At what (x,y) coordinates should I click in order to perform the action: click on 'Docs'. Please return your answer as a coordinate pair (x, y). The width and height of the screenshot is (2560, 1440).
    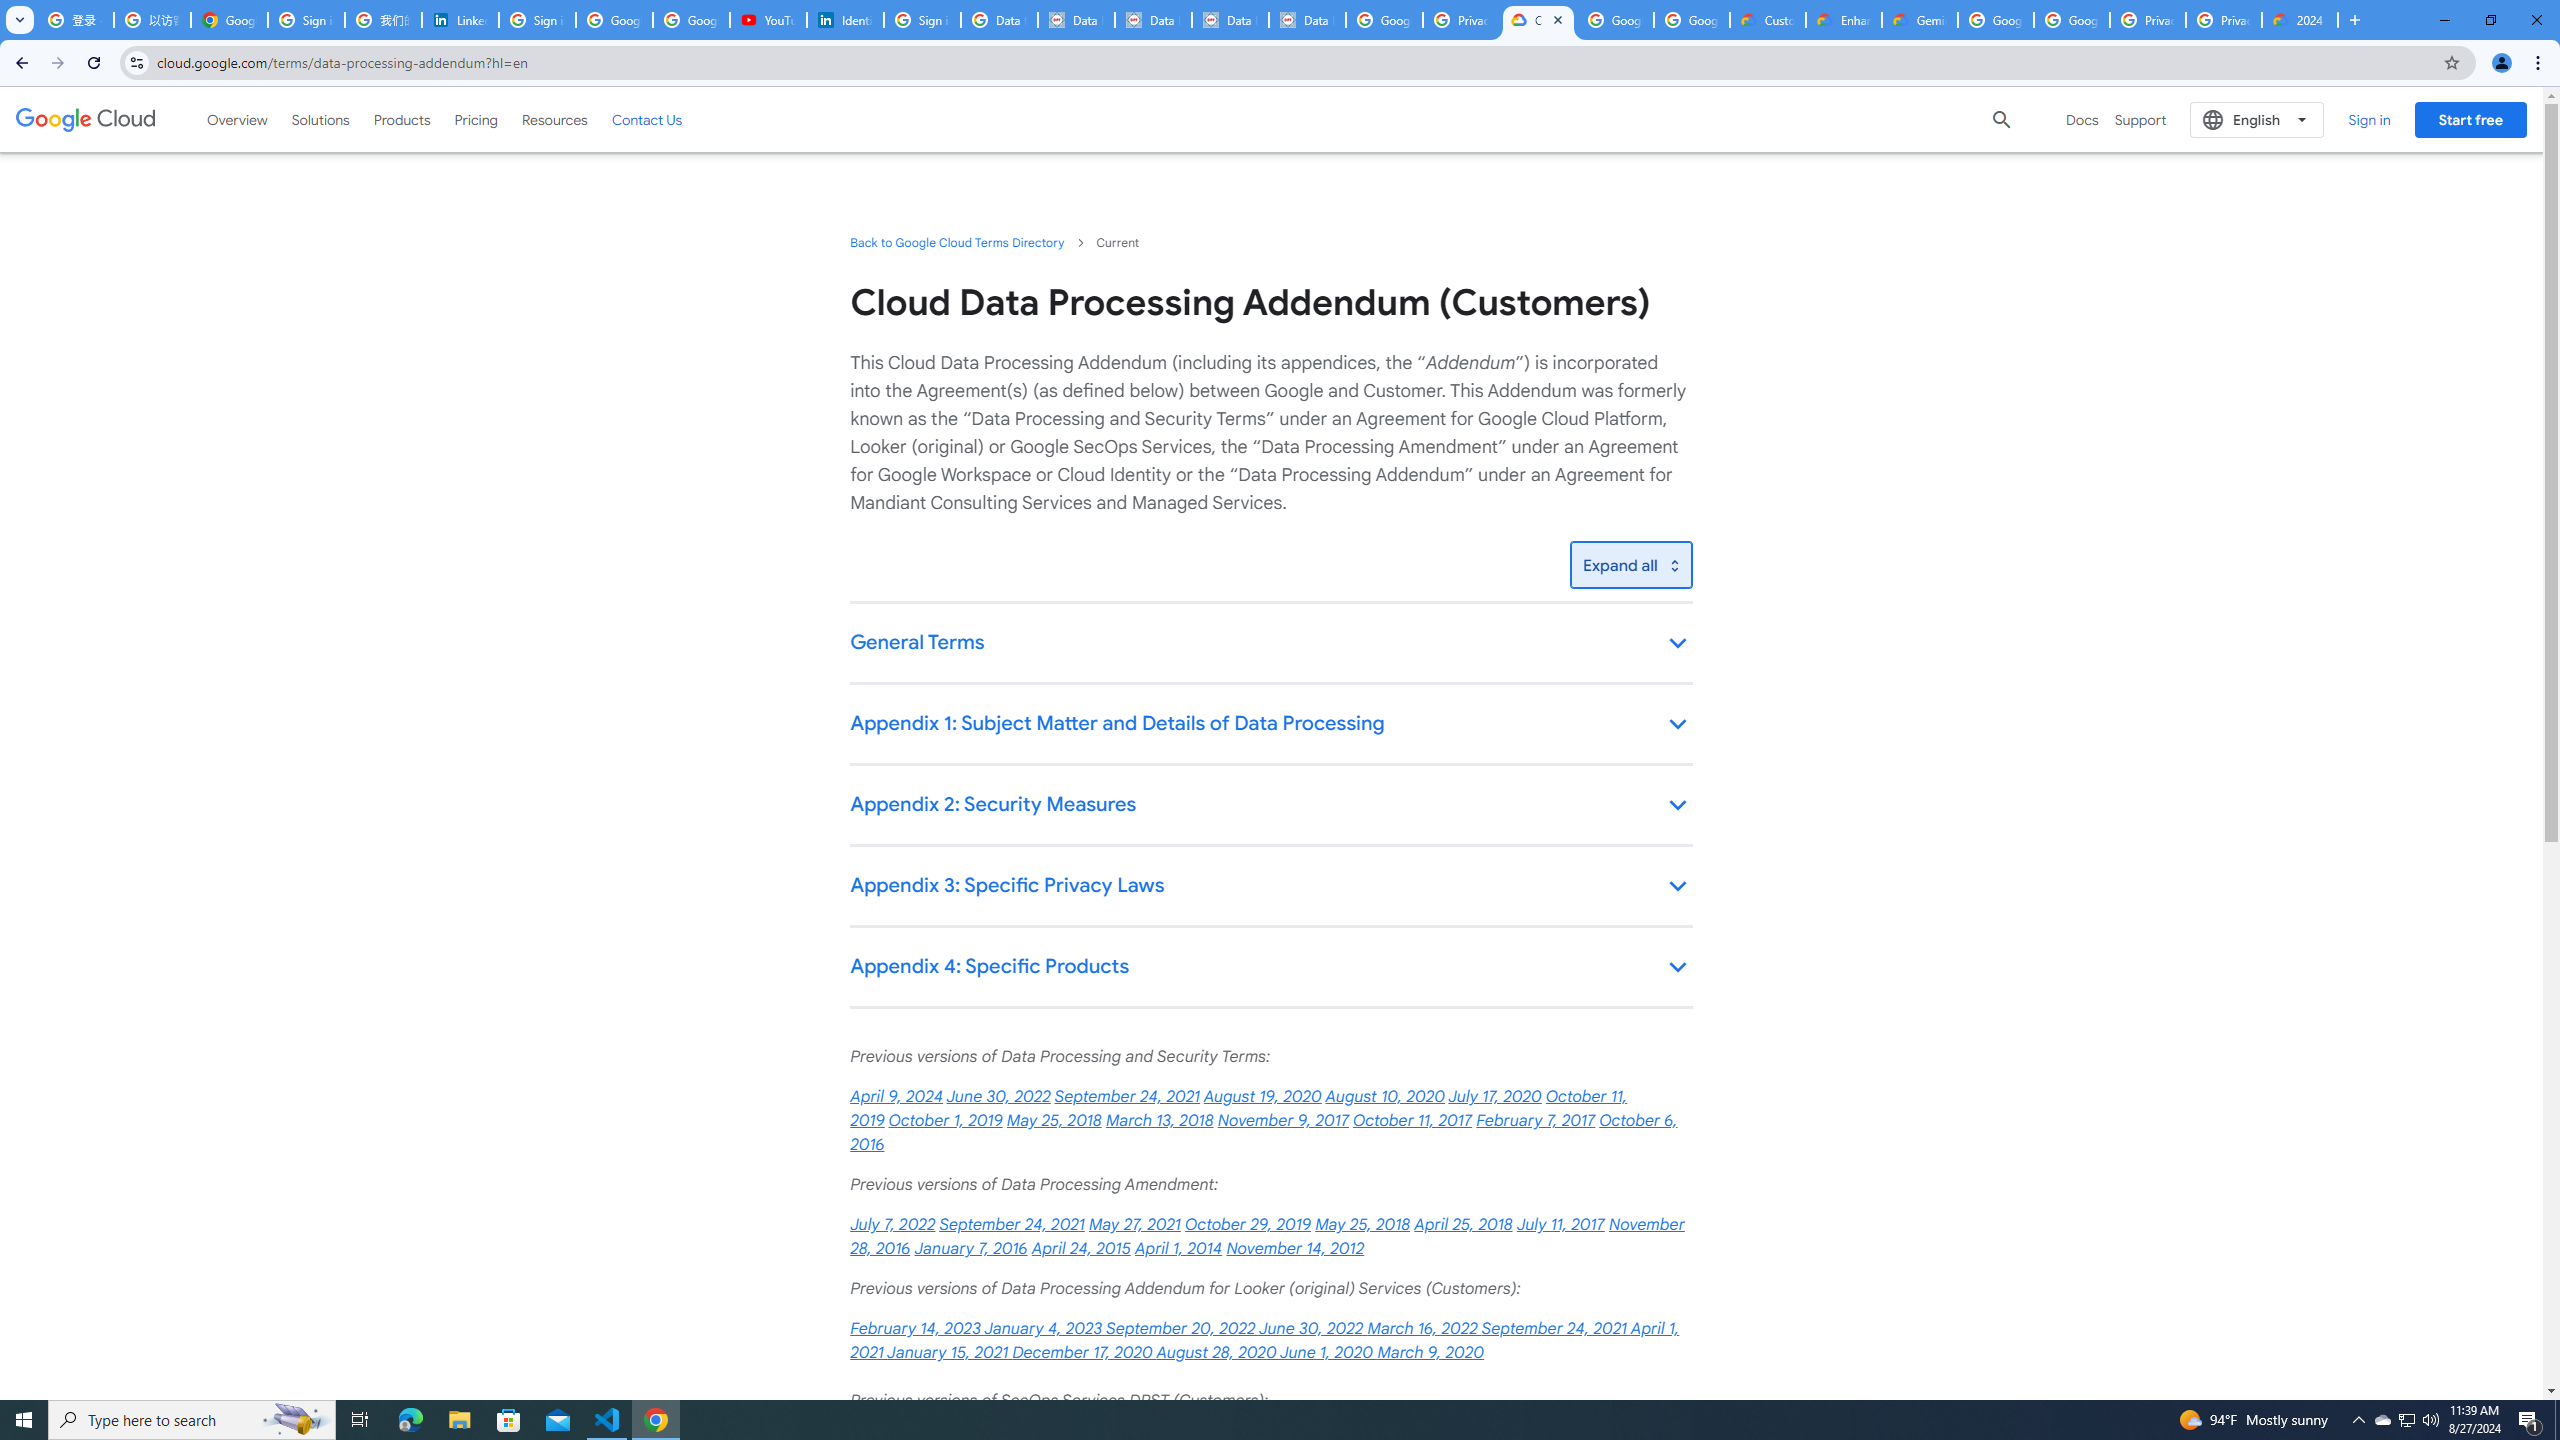
    Looking at the image, I should click on (2082, 118).